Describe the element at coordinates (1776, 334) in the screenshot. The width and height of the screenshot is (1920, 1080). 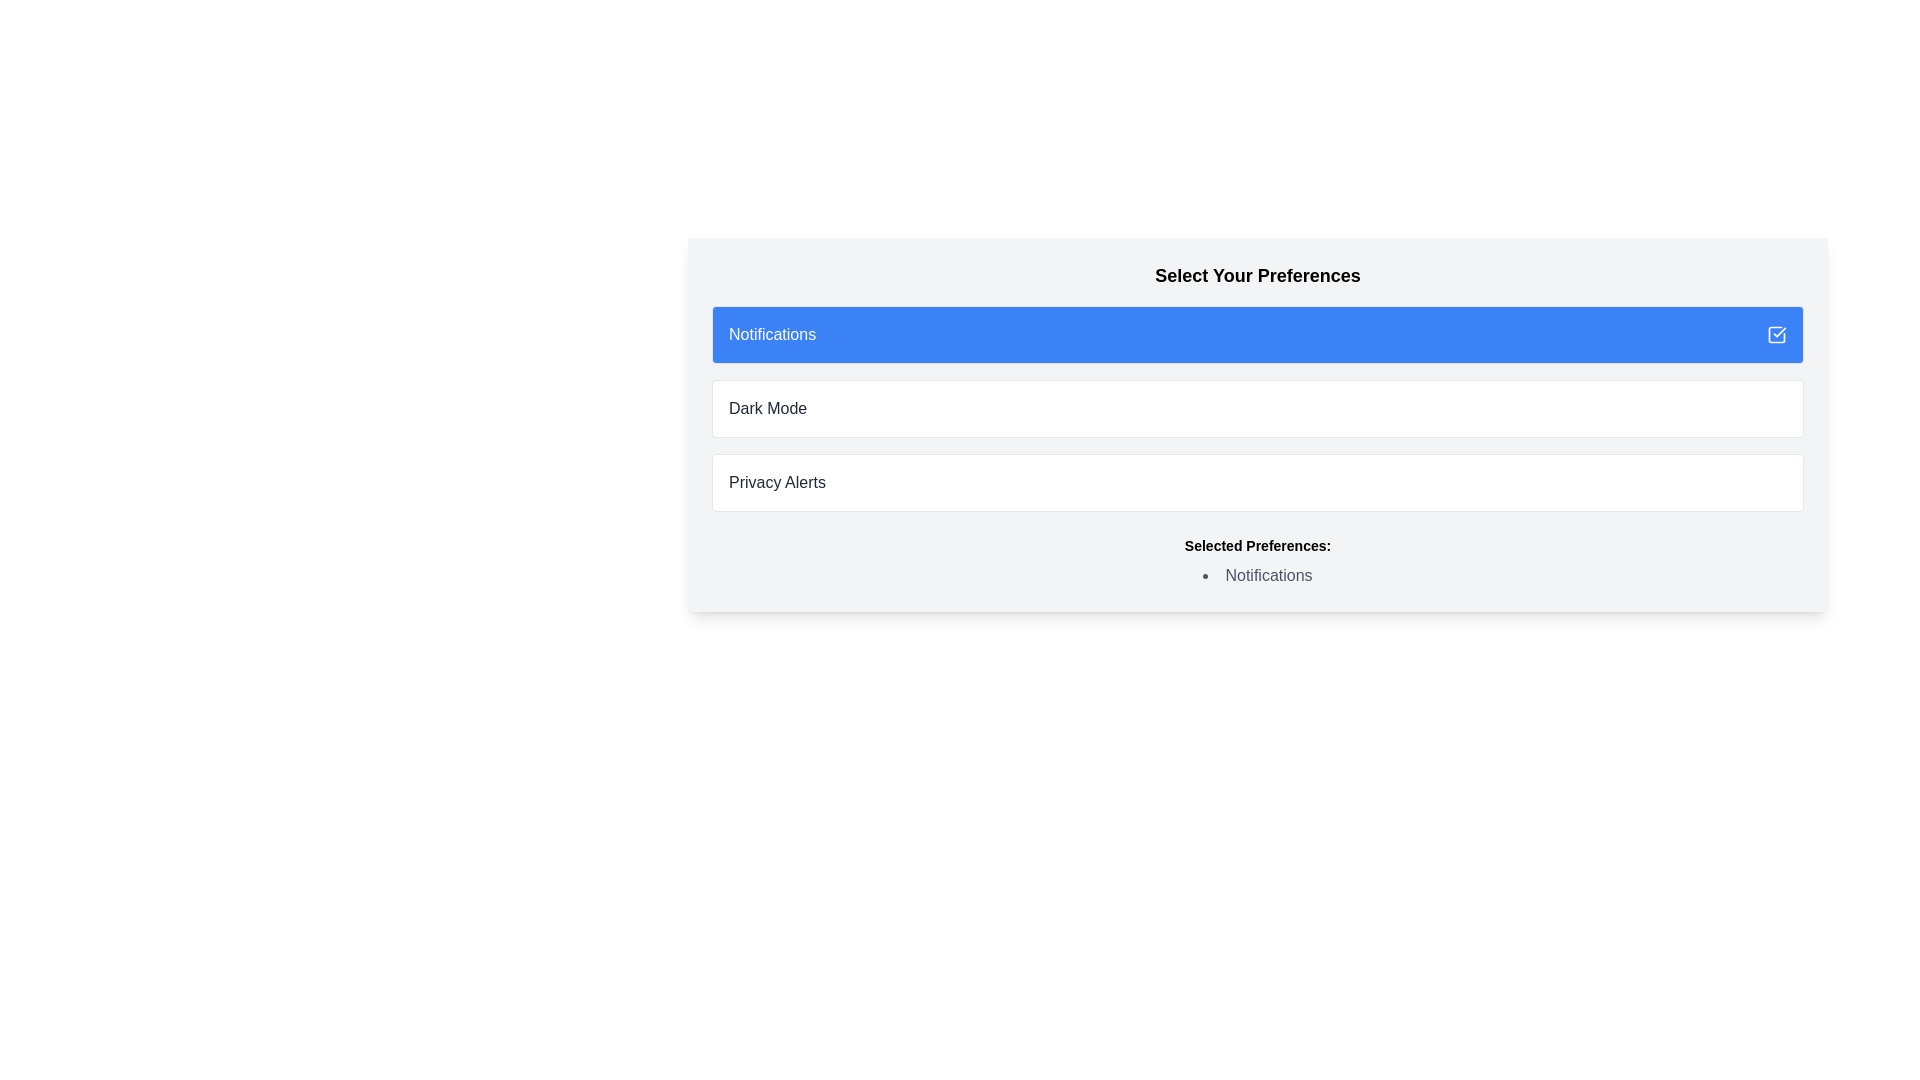
I see `the Icon with a checkmark located in the top-right corner of the blue rectangular box labeled 'Notifications' to indicate a selection or action confirmation` at that location.